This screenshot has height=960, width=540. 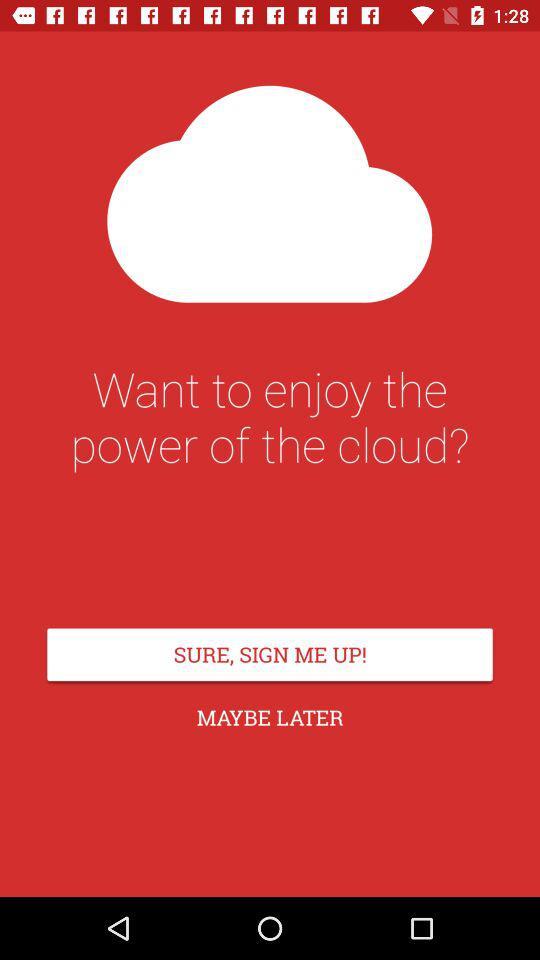 I want to click on the item below the sure sign me, so click(x=270, y=717).